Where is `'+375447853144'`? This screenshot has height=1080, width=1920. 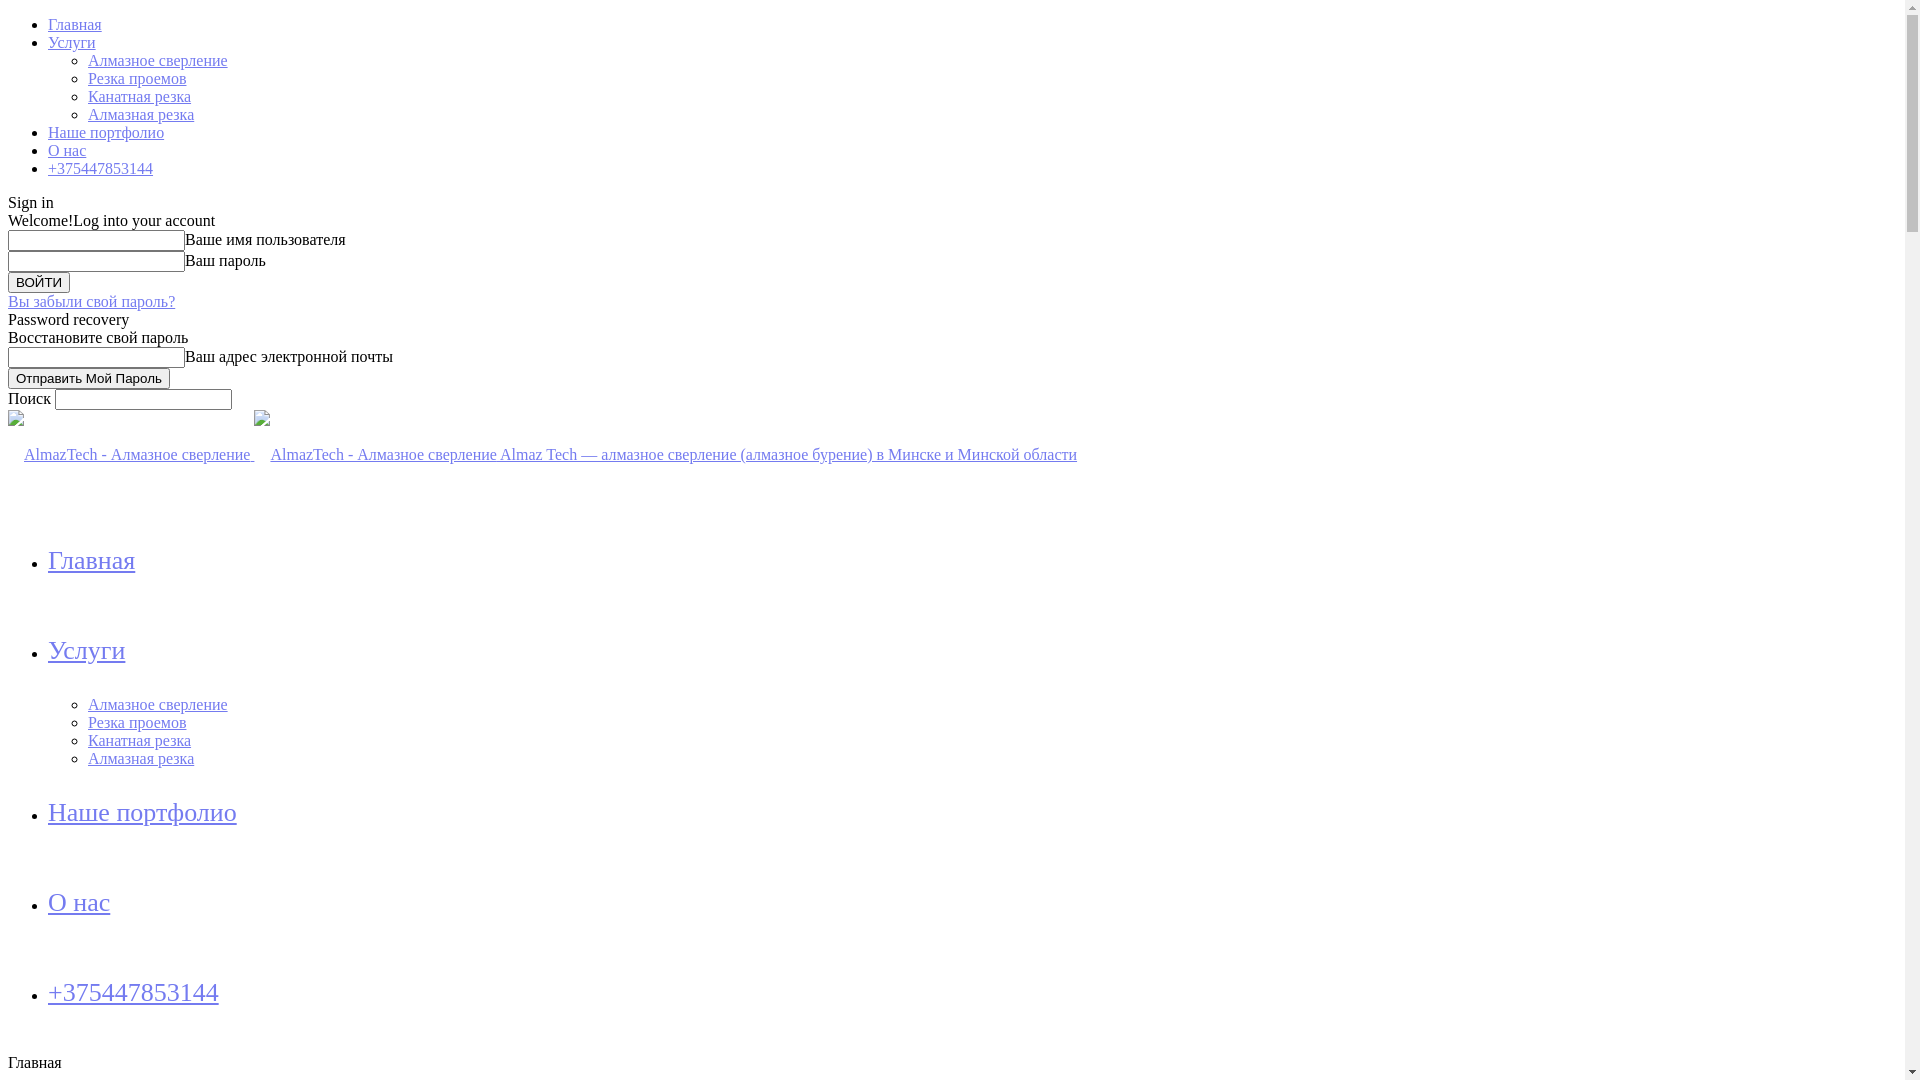 '+375447853144' is located at coordinates (99, 167).